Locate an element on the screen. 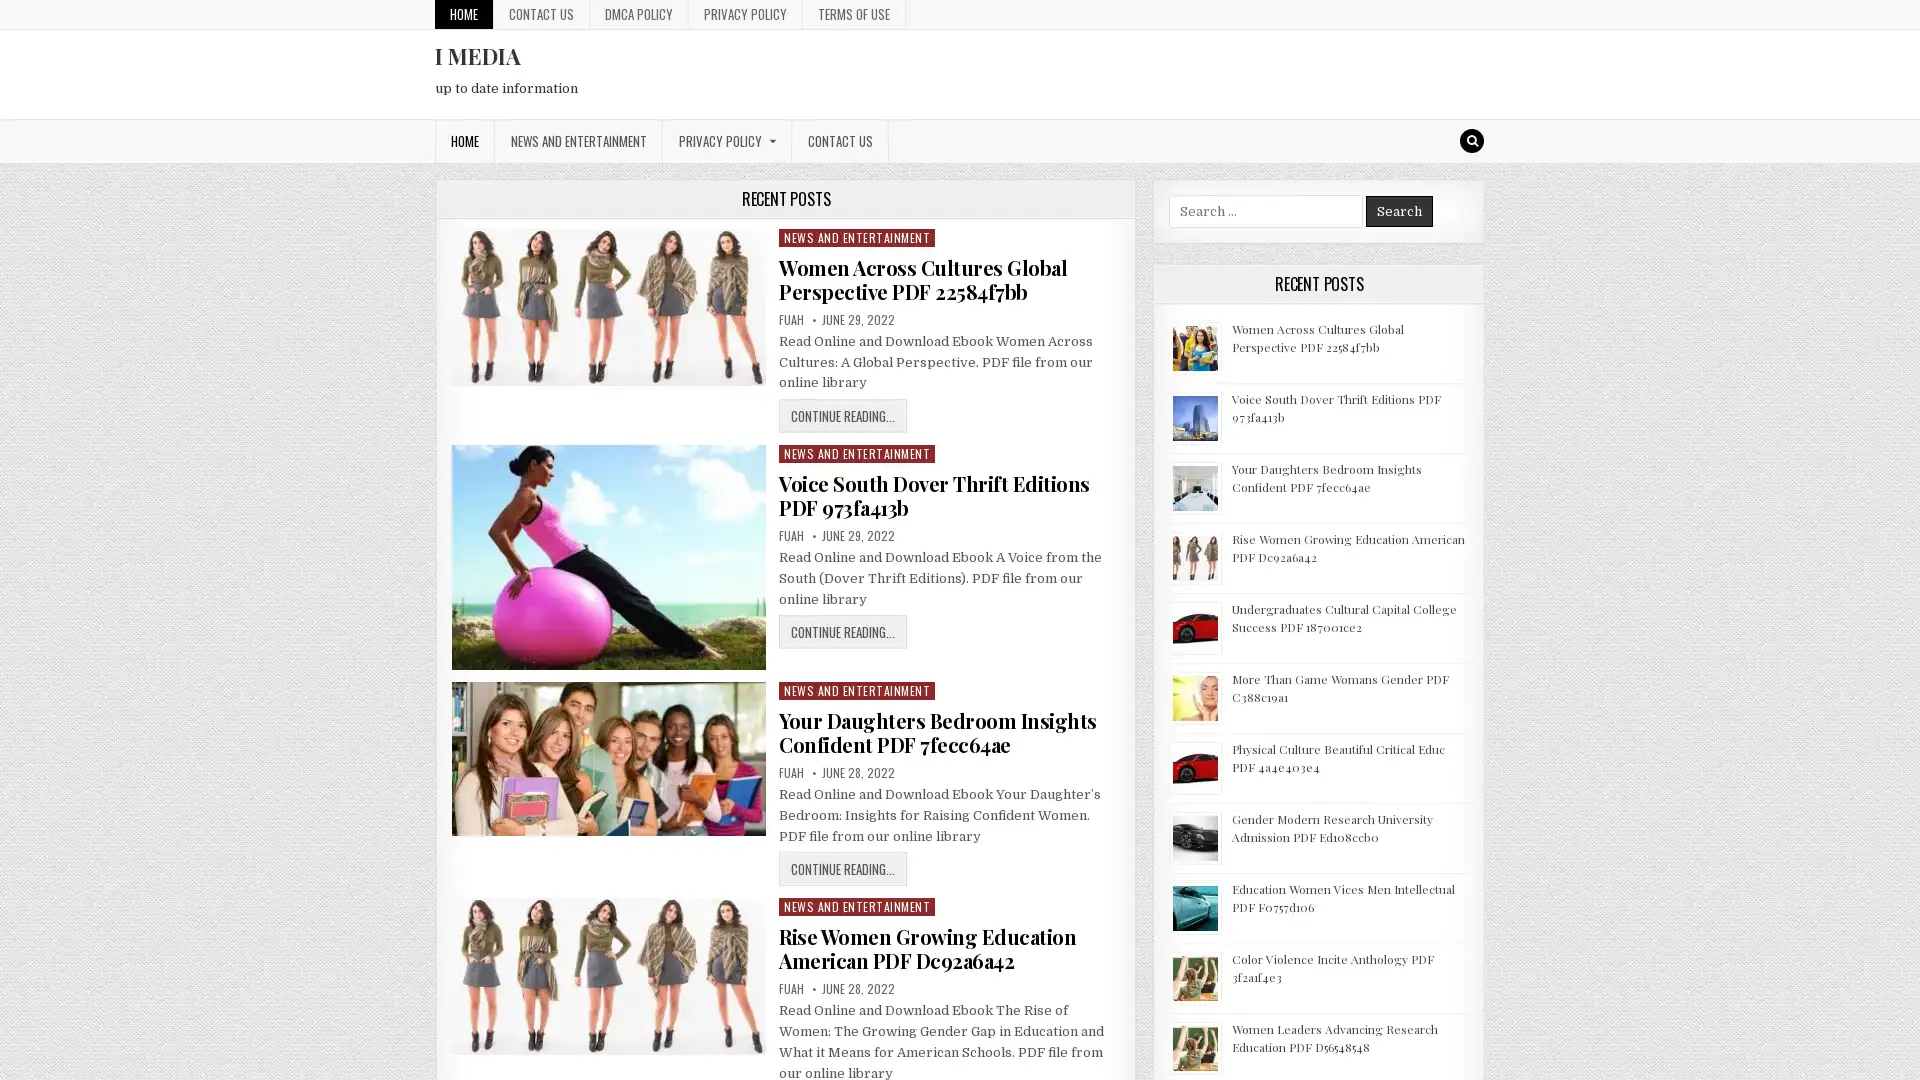 Image resolution: width=1920 pixels, height=1080 pixels. Search is located at coordinates (1398, 211).